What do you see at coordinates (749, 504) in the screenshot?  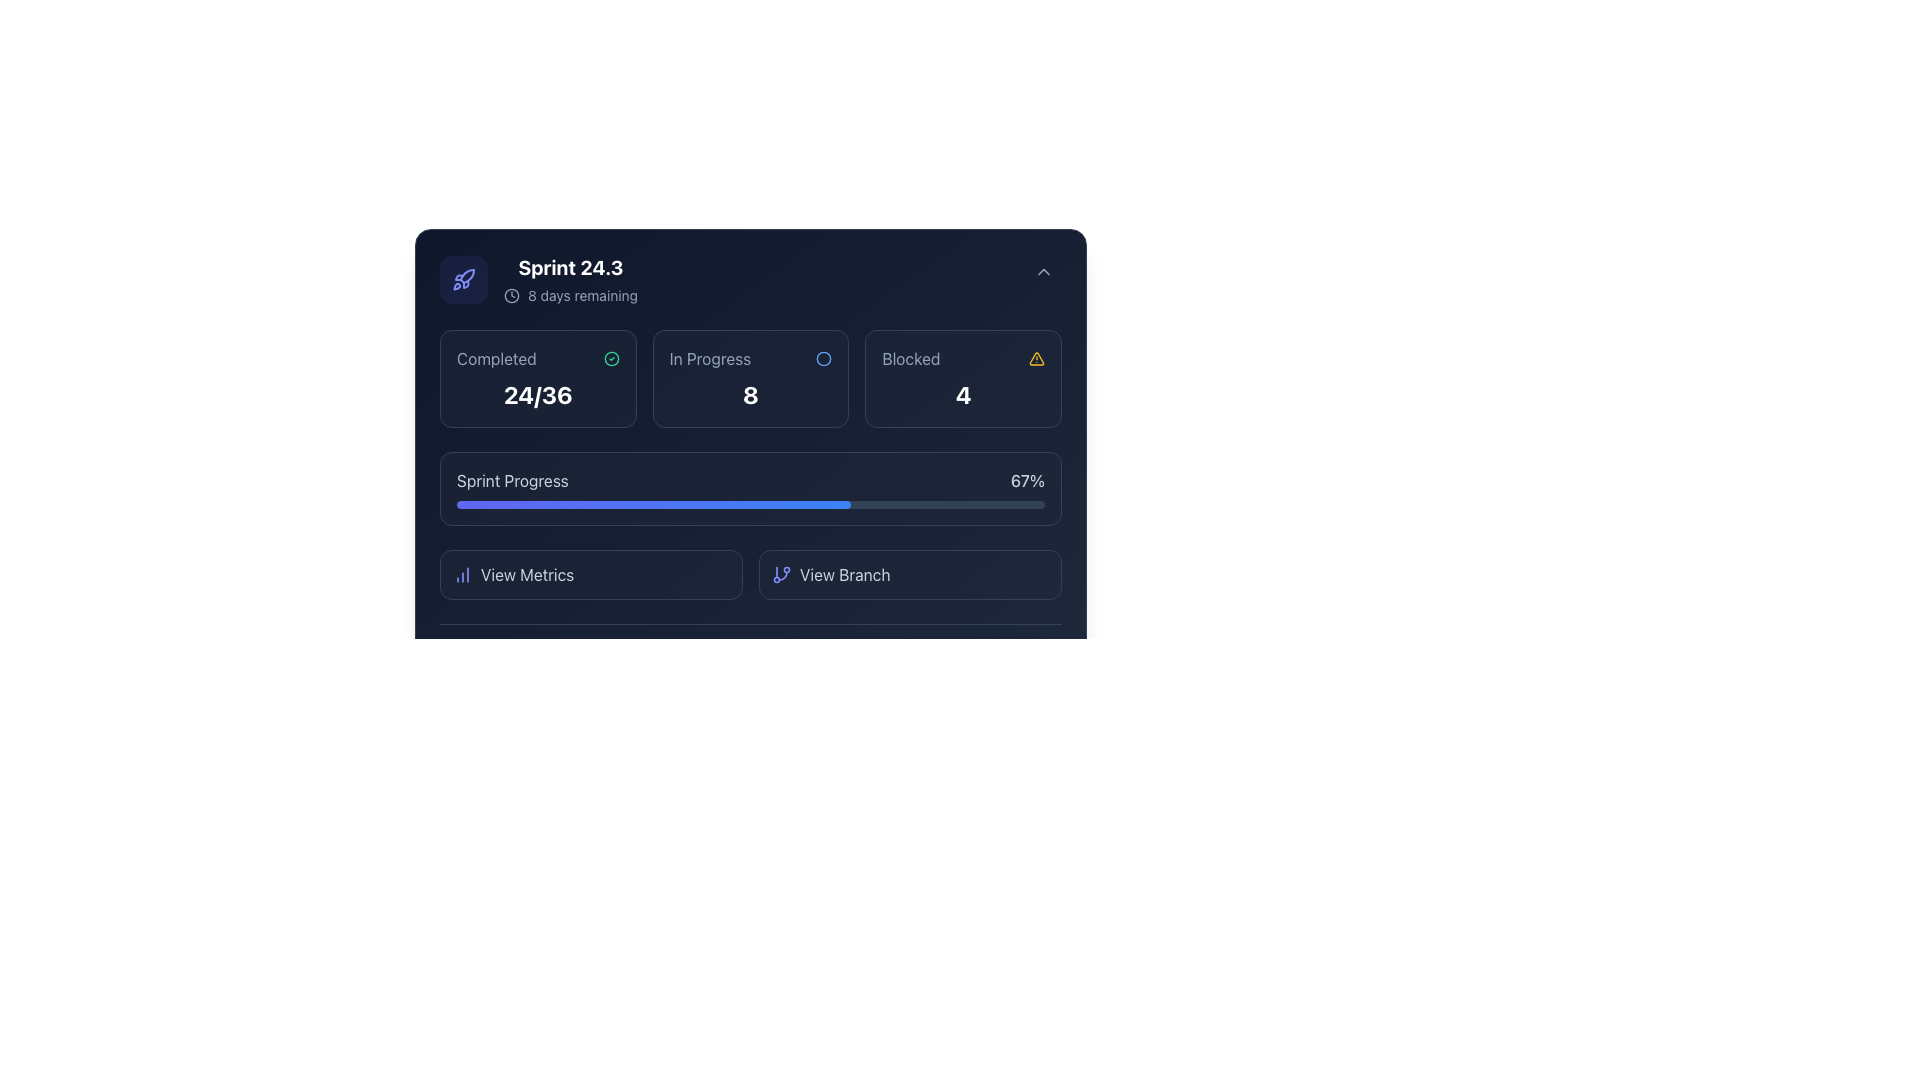 I see `the Dashboard Progress Component` at bounding box center [749, 504].